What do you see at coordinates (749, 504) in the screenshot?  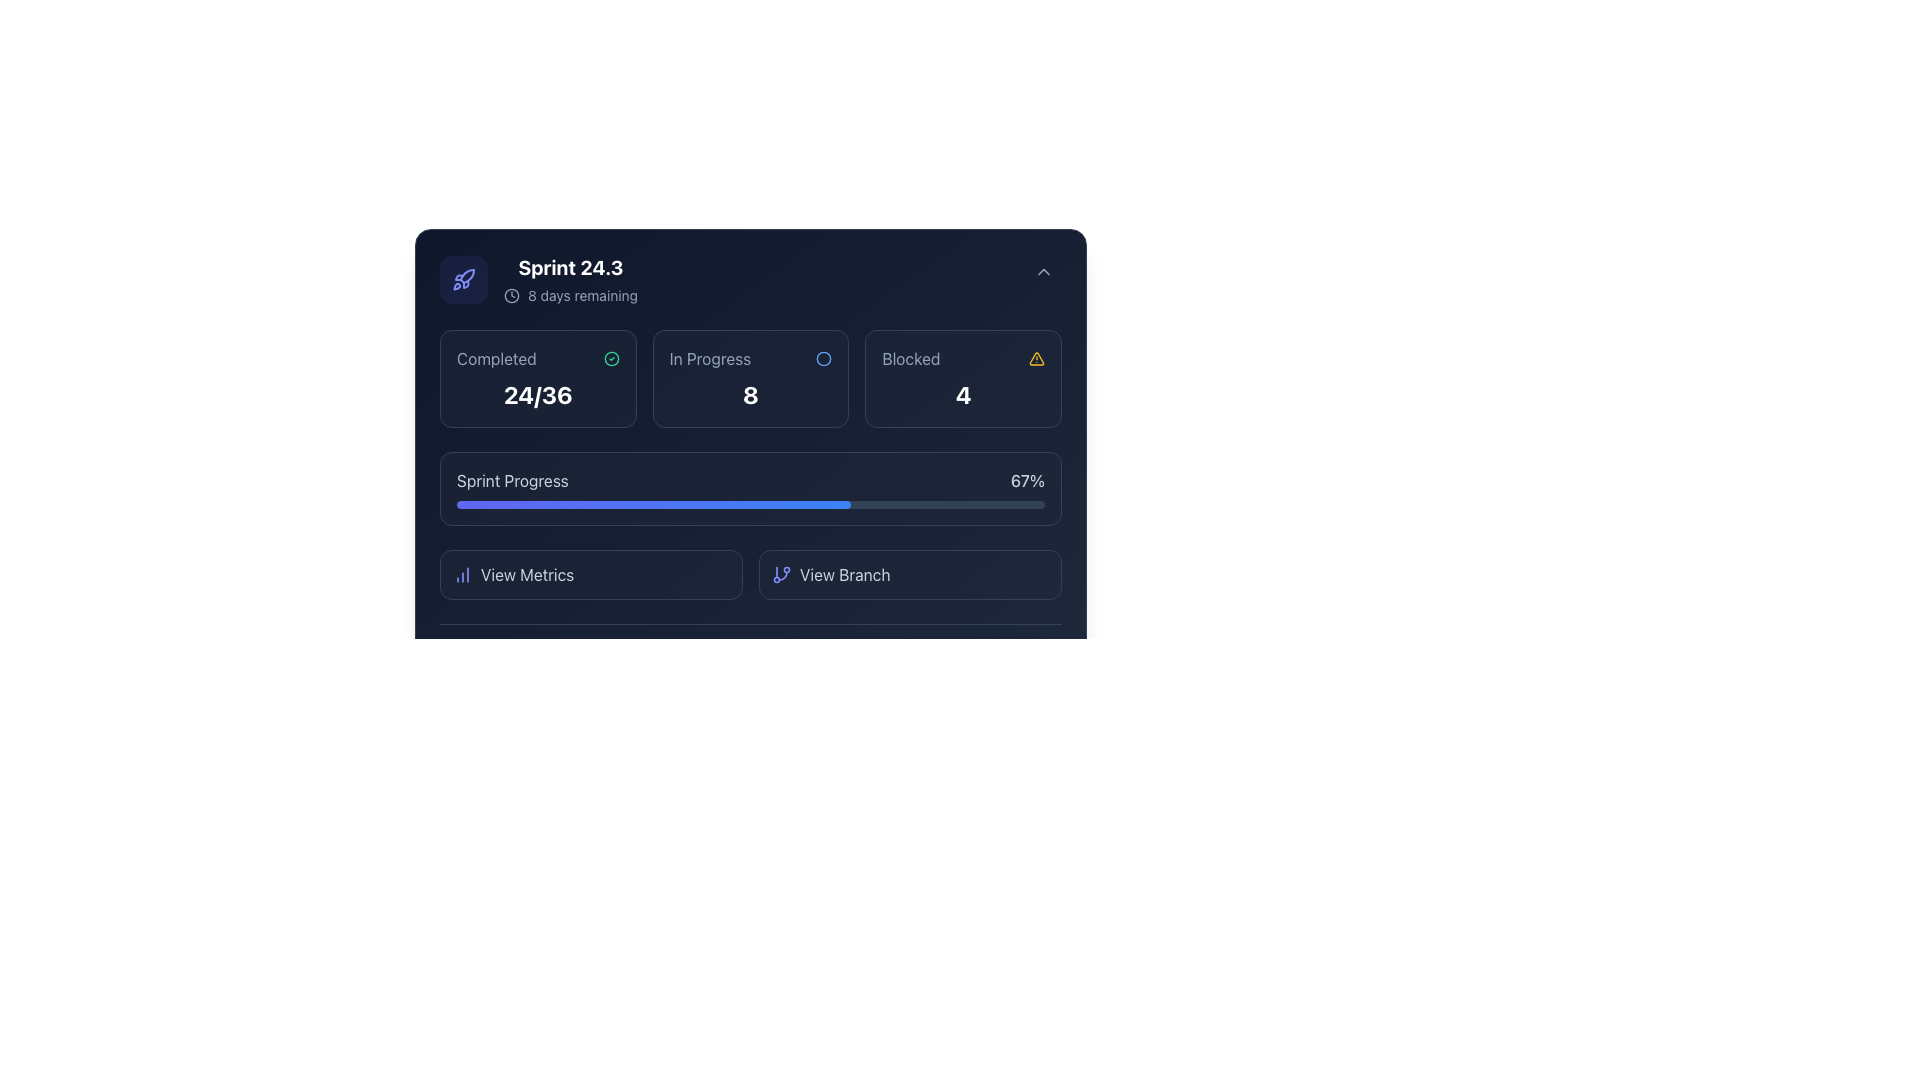 I see `the Dashboard Progress Component` at bounding box center [749, 504].